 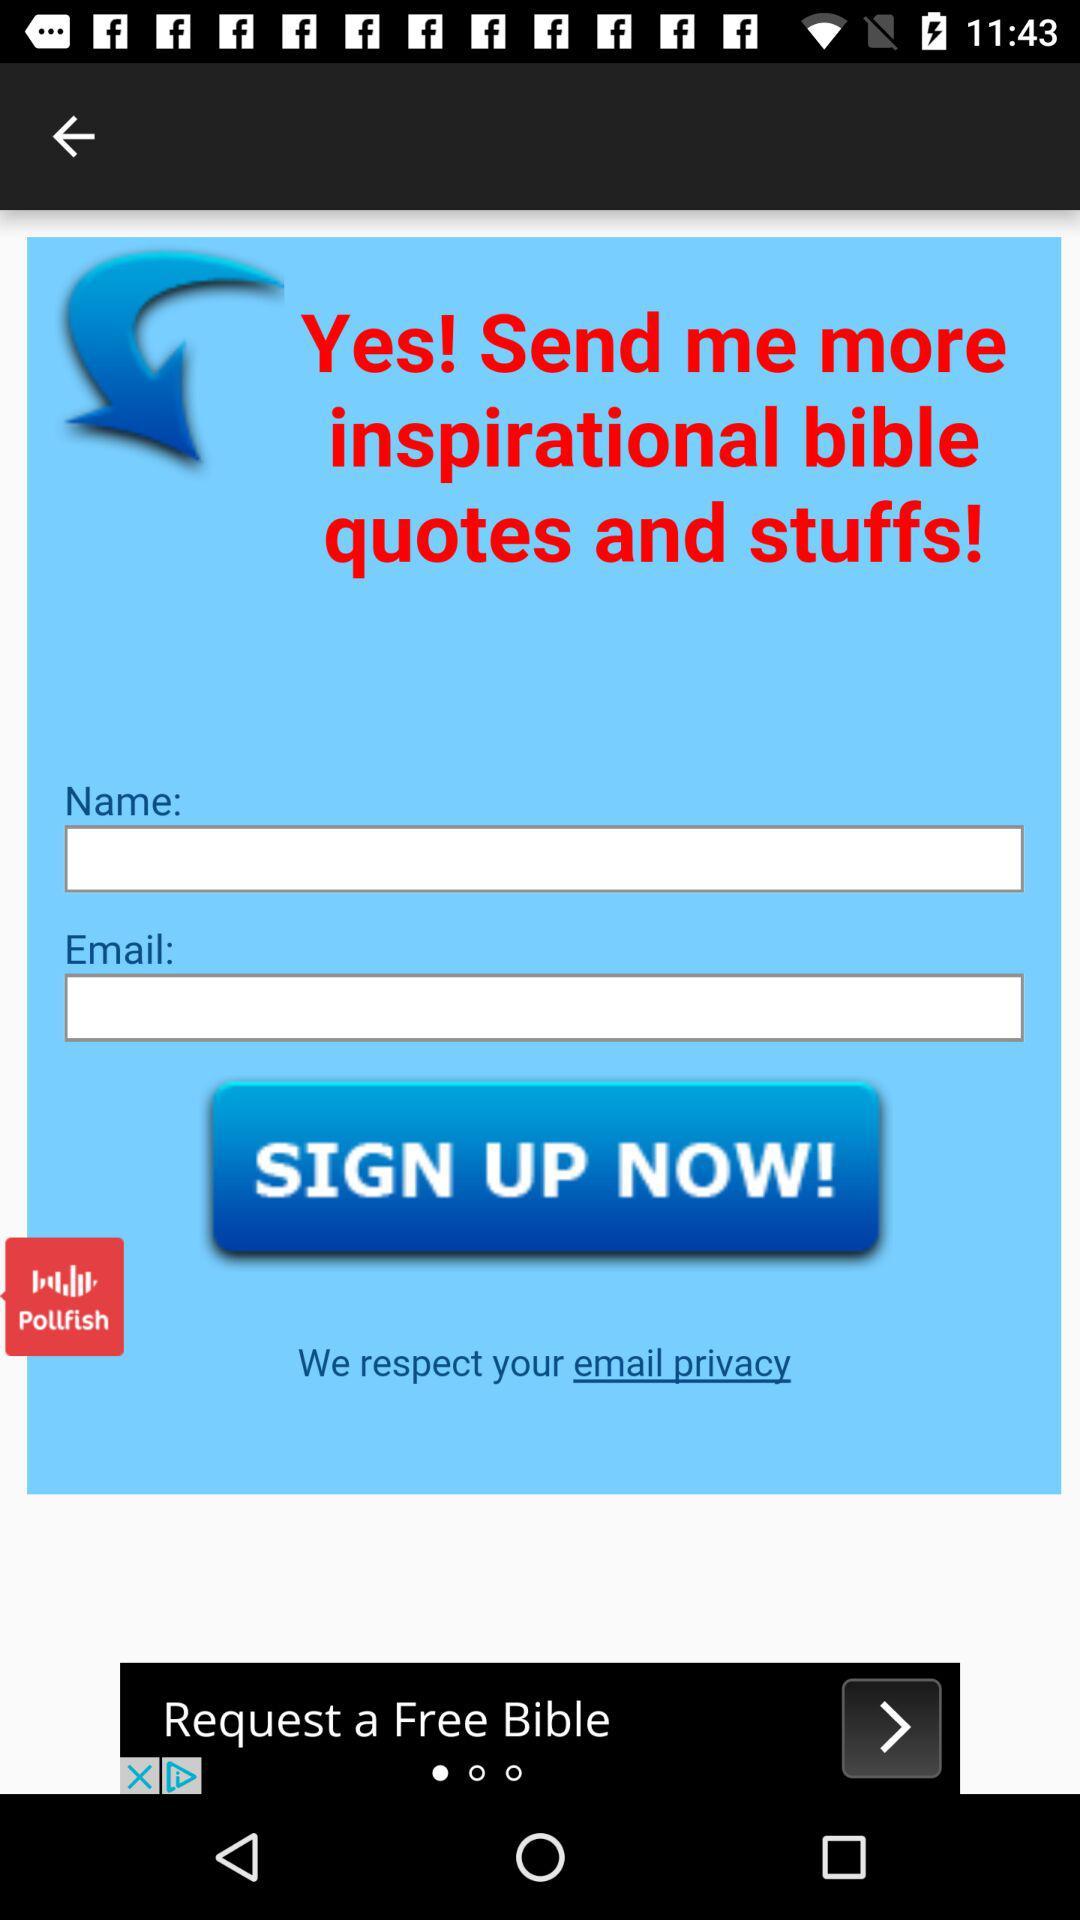 What do you see at coordinates (60, 1296) in the screenshot?
I see `open pollfish` at bounding box center [60, 1296].